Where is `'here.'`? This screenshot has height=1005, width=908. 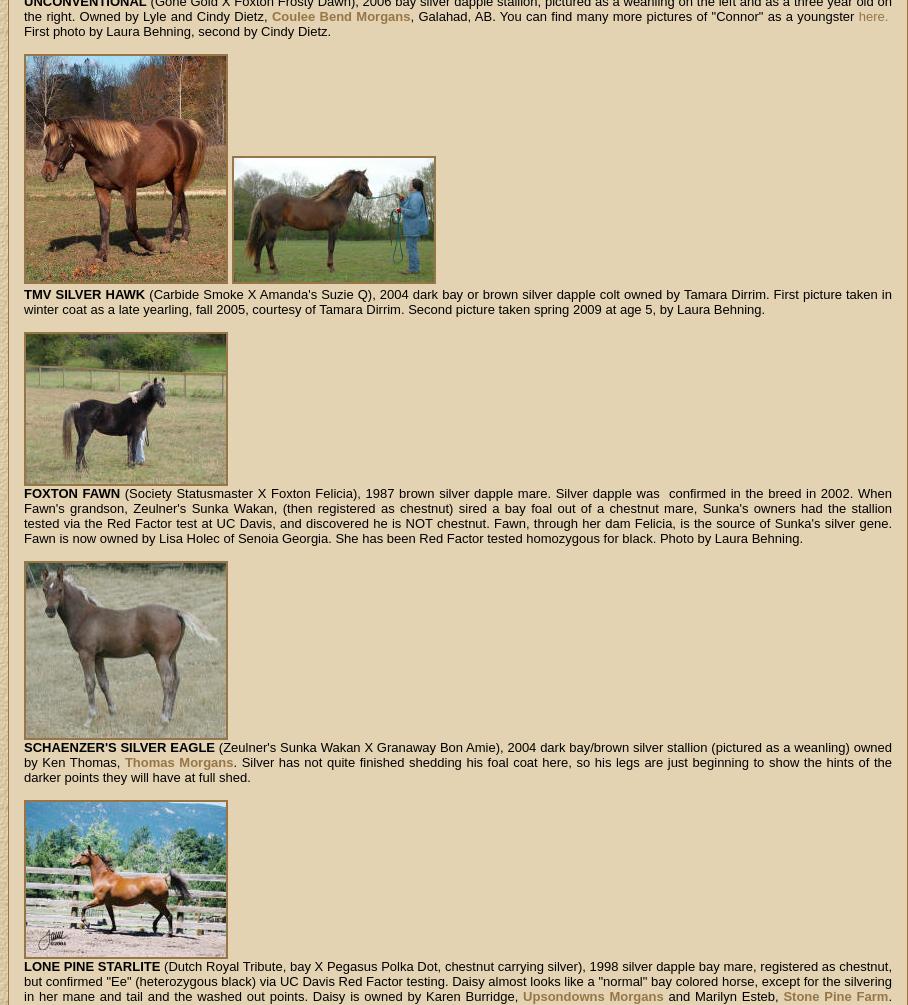 'here.' is located at coordinates (873, 16).